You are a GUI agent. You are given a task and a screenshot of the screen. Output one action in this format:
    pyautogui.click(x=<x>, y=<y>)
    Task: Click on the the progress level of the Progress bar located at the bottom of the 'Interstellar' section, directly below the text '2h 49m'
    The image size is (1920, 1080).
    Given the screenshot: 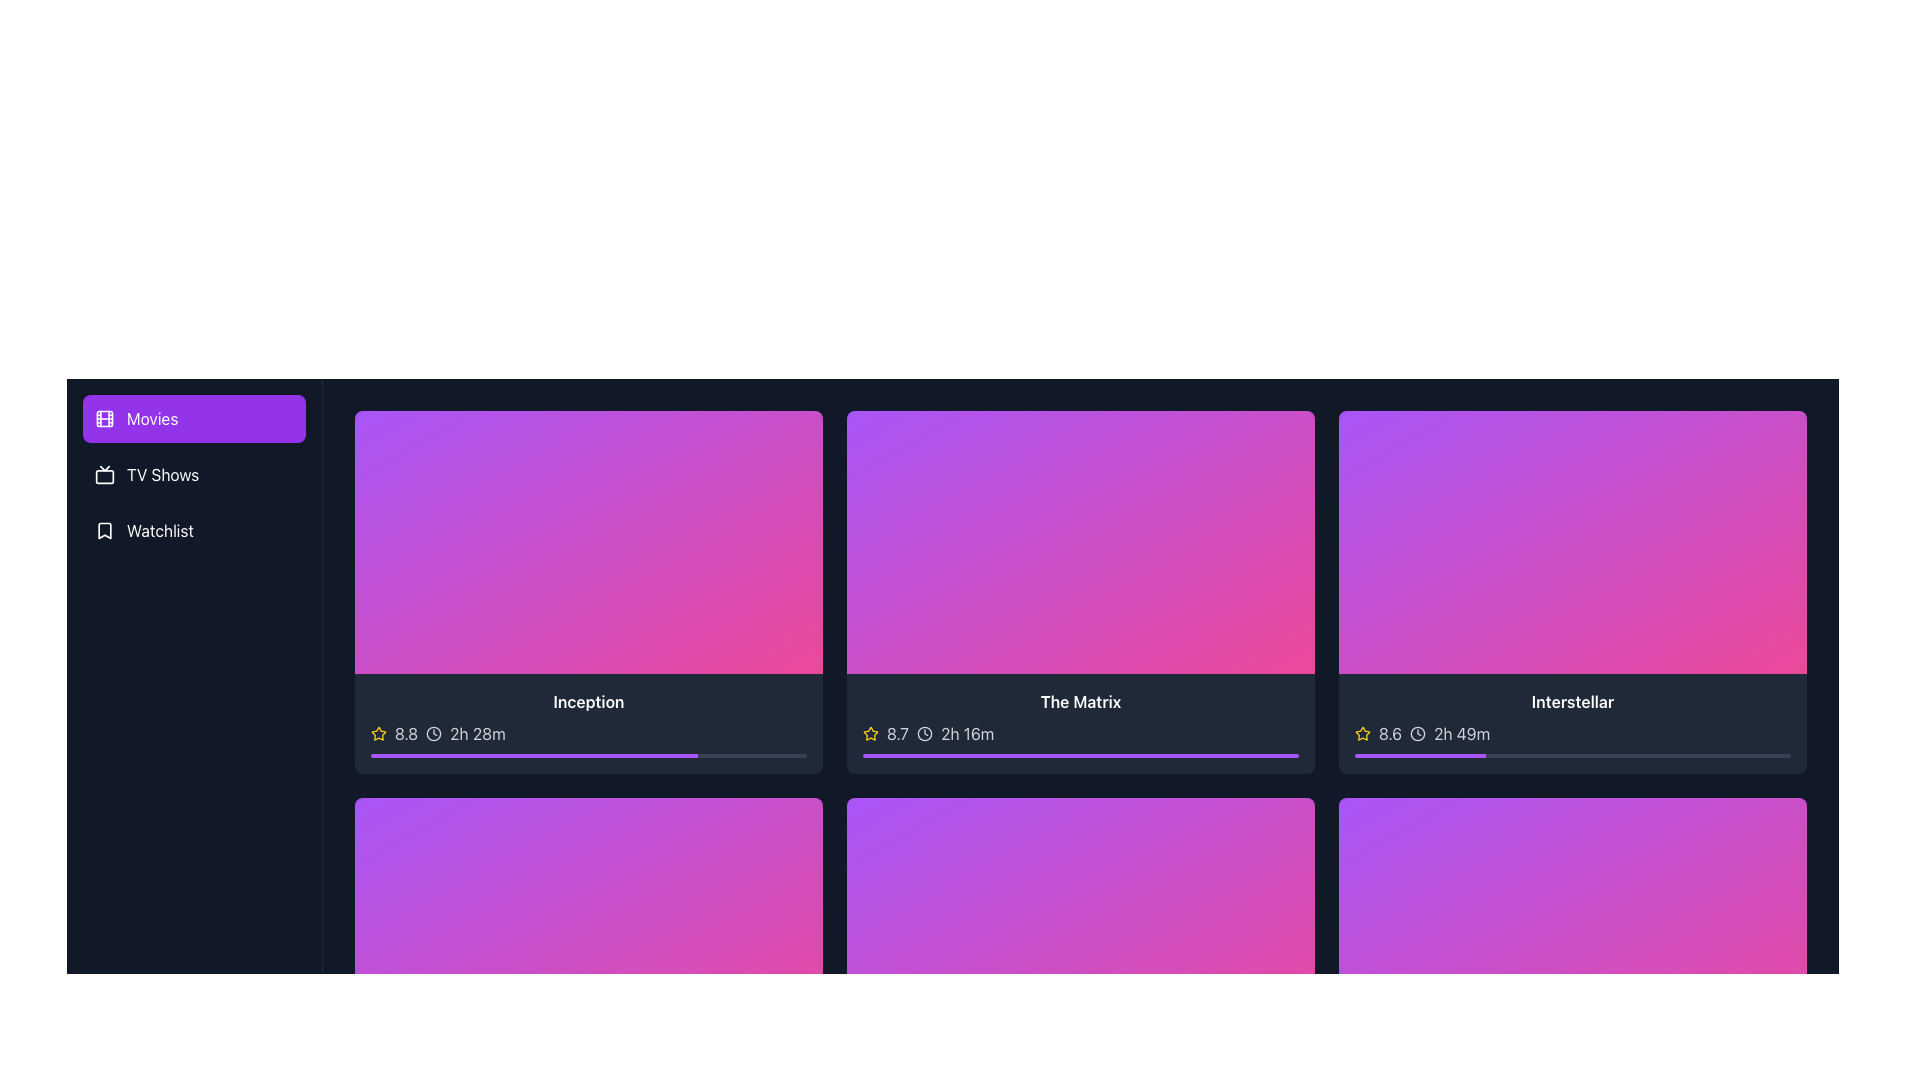 What is the action you would take?
    pyautogui.click(x=1572, y=756)
    